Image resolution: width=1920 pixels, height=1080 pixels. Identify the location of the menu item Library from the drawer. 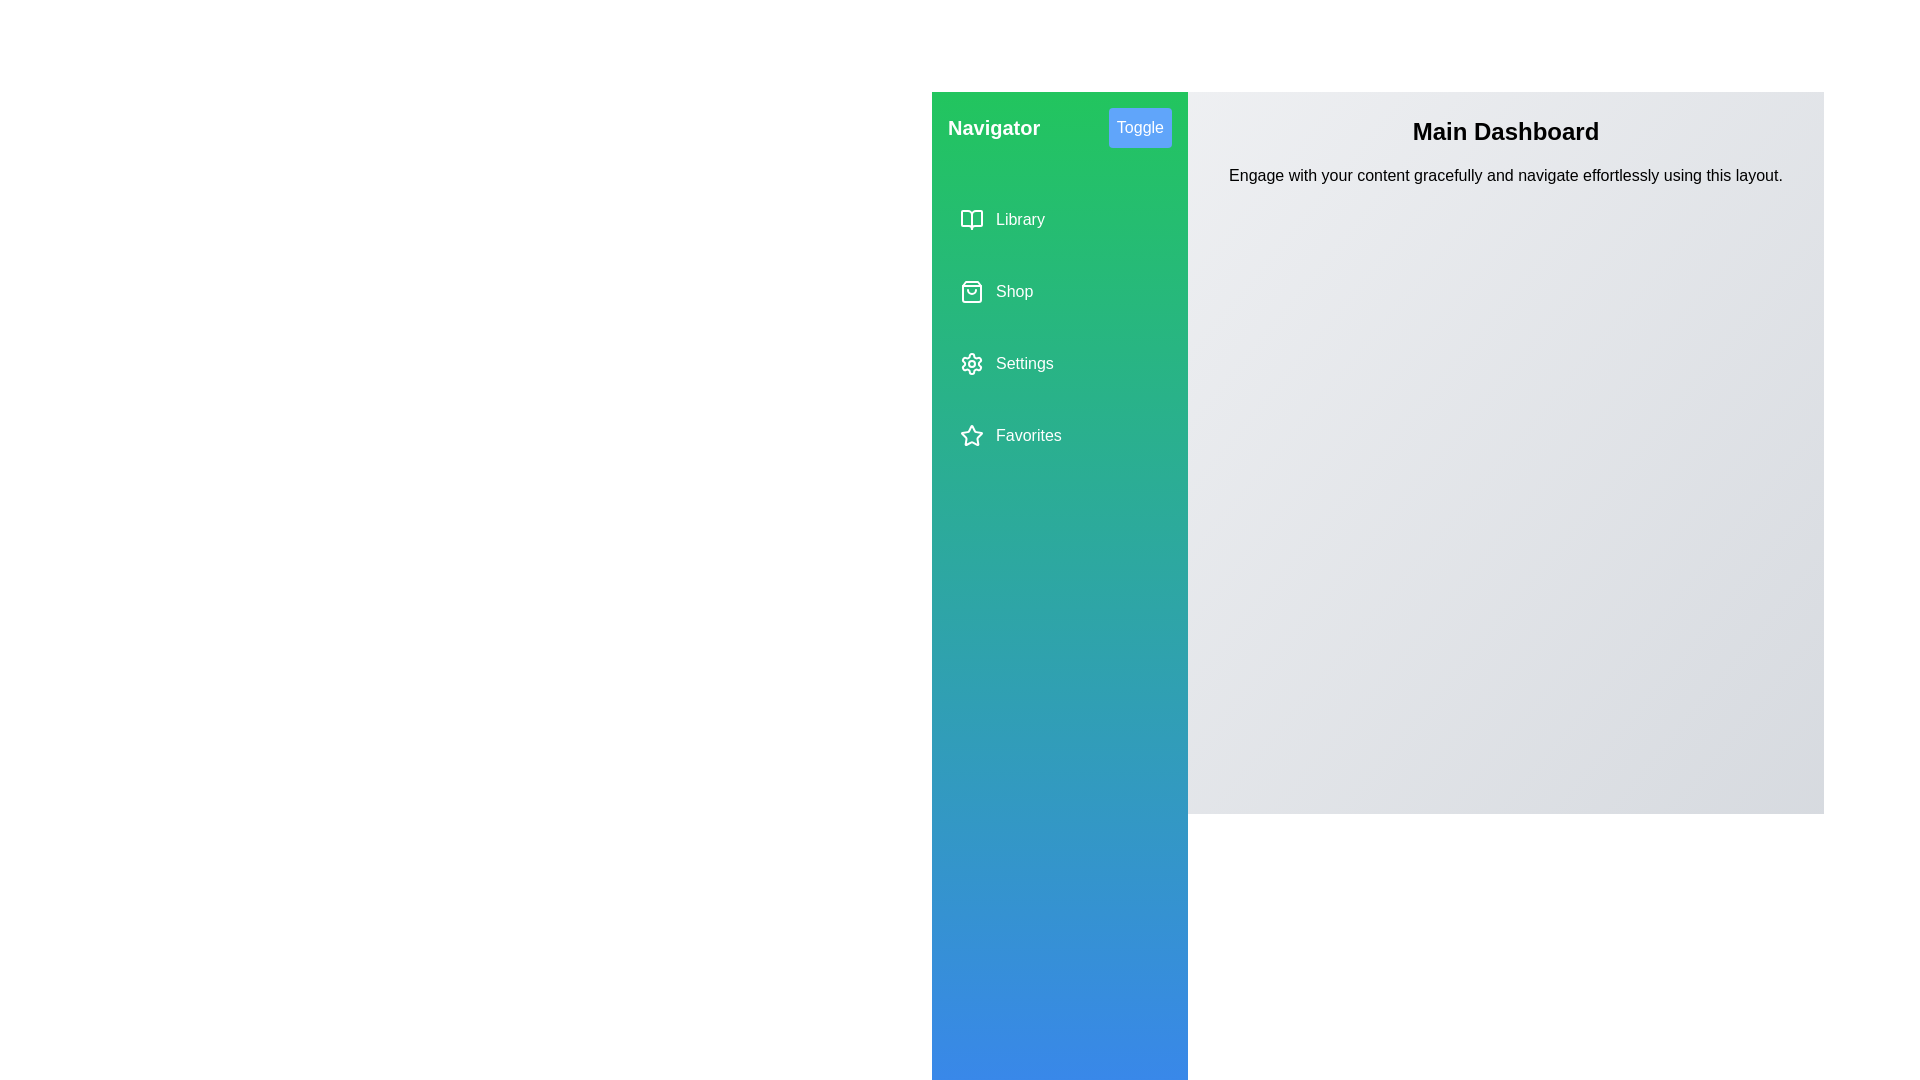
(1059, 219).